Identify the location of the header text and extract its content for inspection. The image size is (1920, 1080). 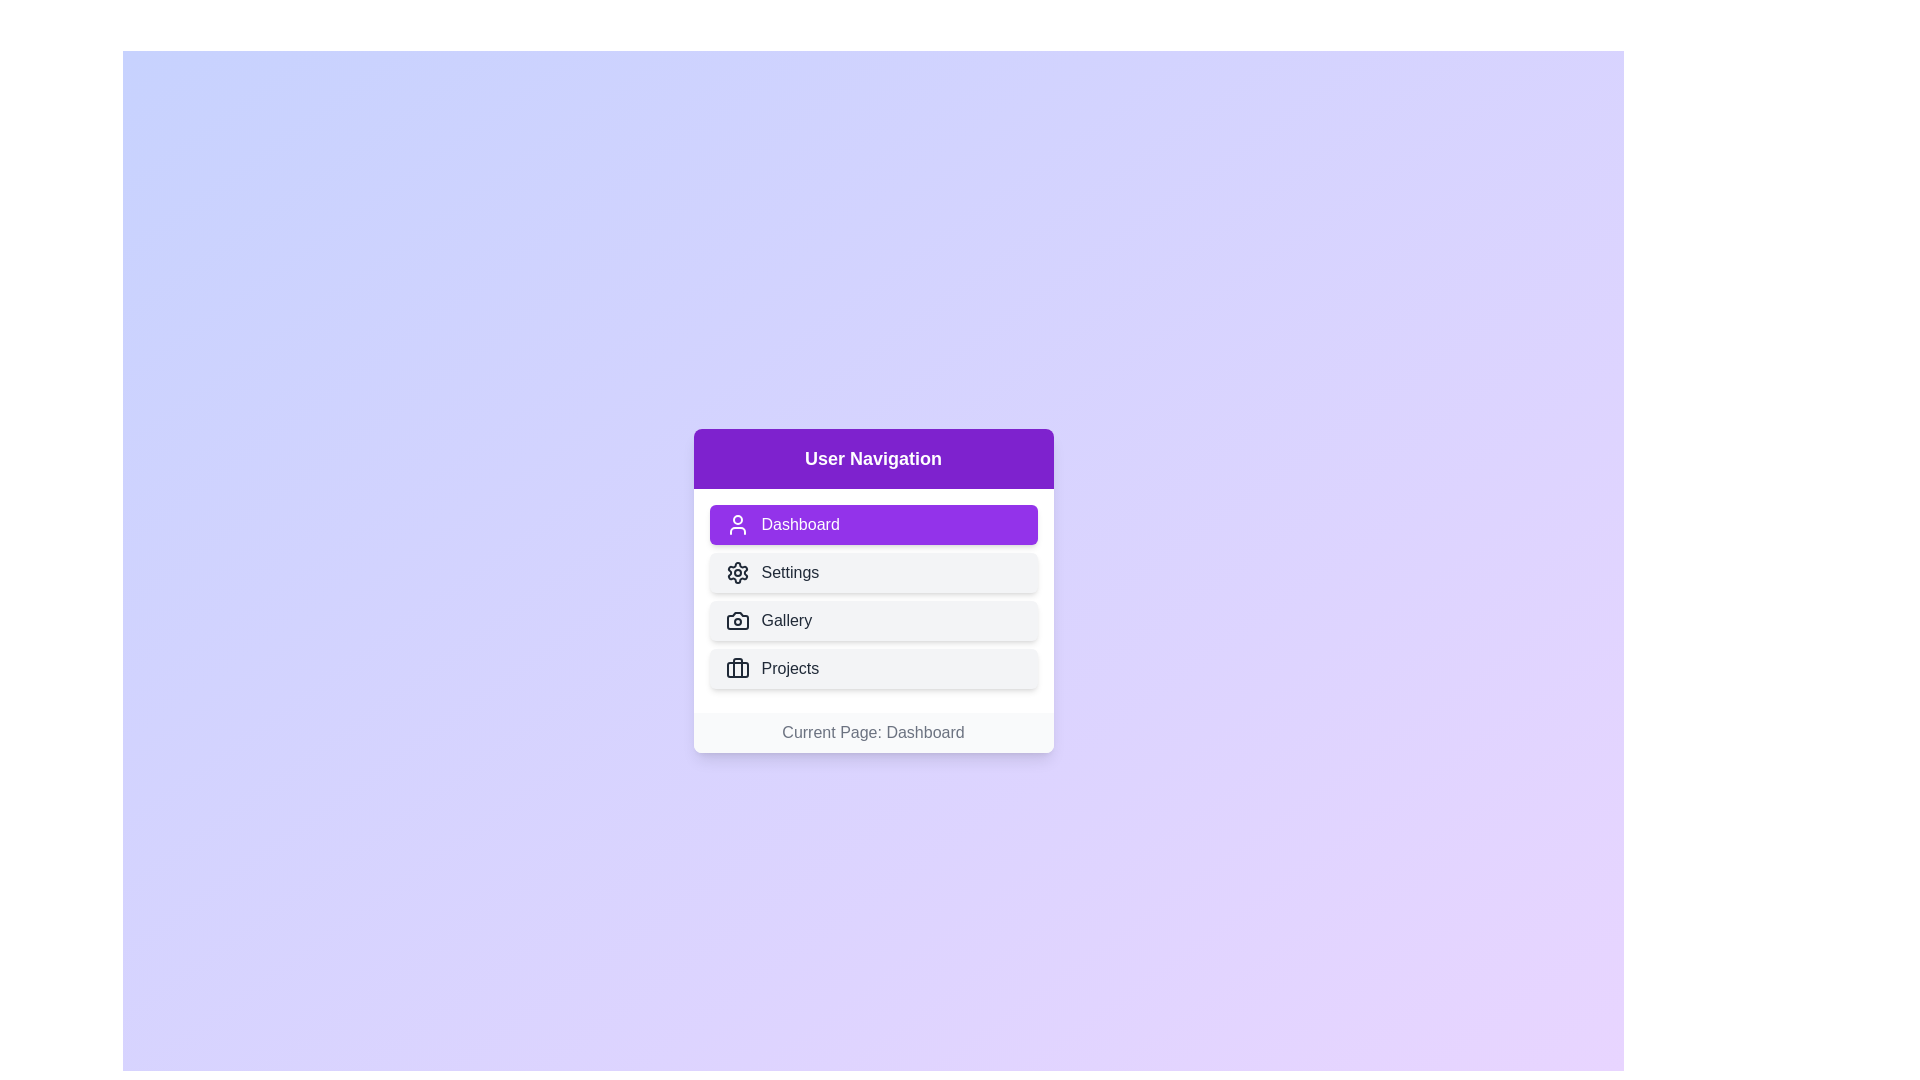
(873, 459).